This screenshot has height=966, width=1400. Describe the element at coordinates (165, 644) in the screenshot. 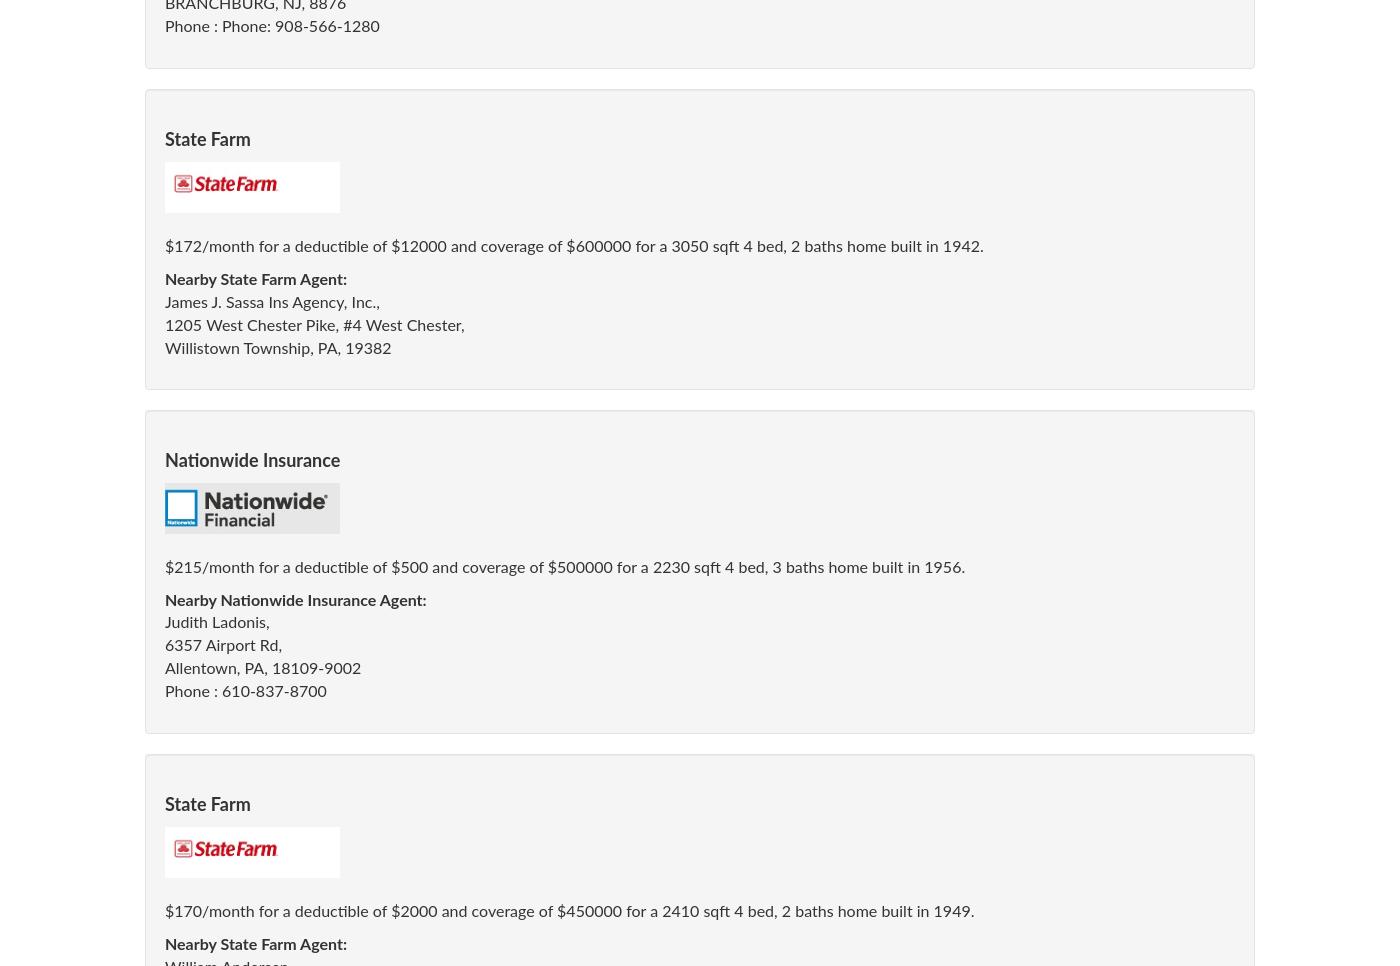

I see `'6357 Airport Rd,'` at that location.